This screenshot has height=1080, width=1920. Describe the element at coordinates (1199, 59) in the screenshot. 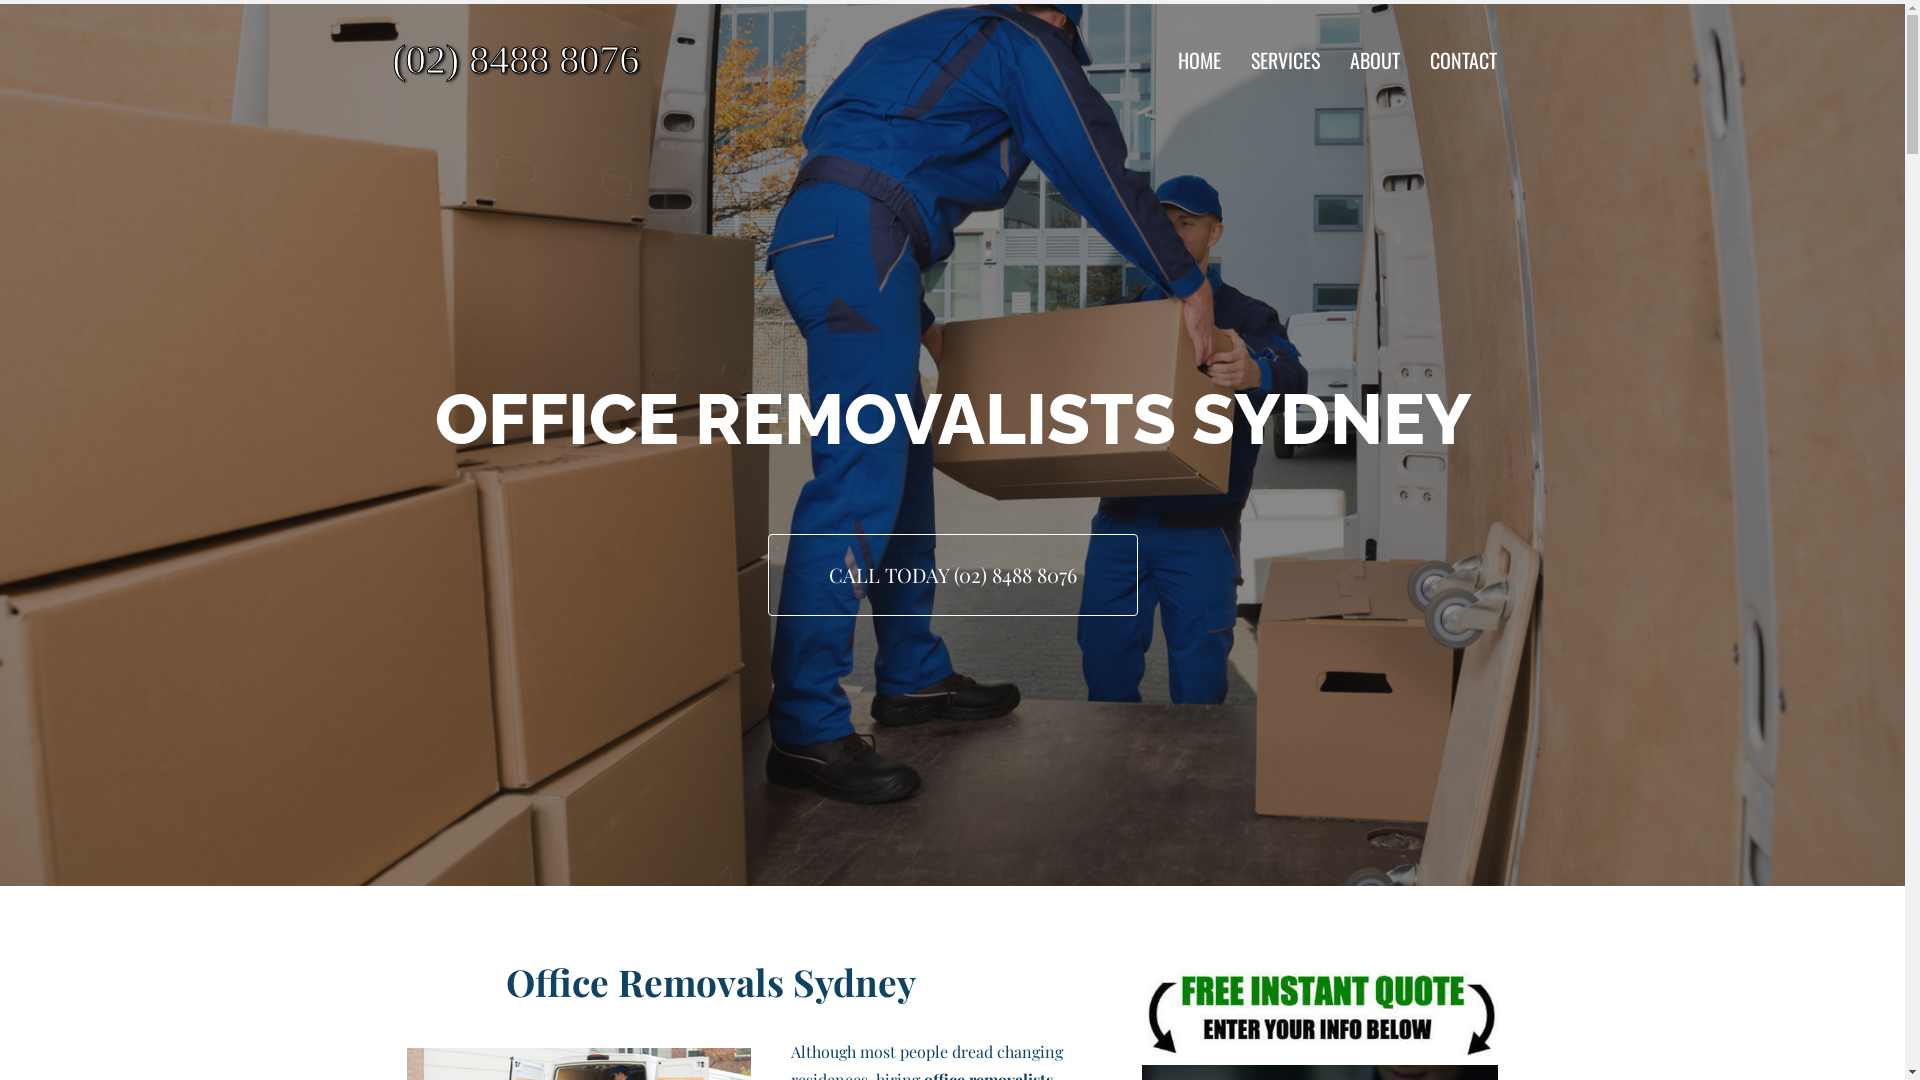

I see `'HOME'` at that location.